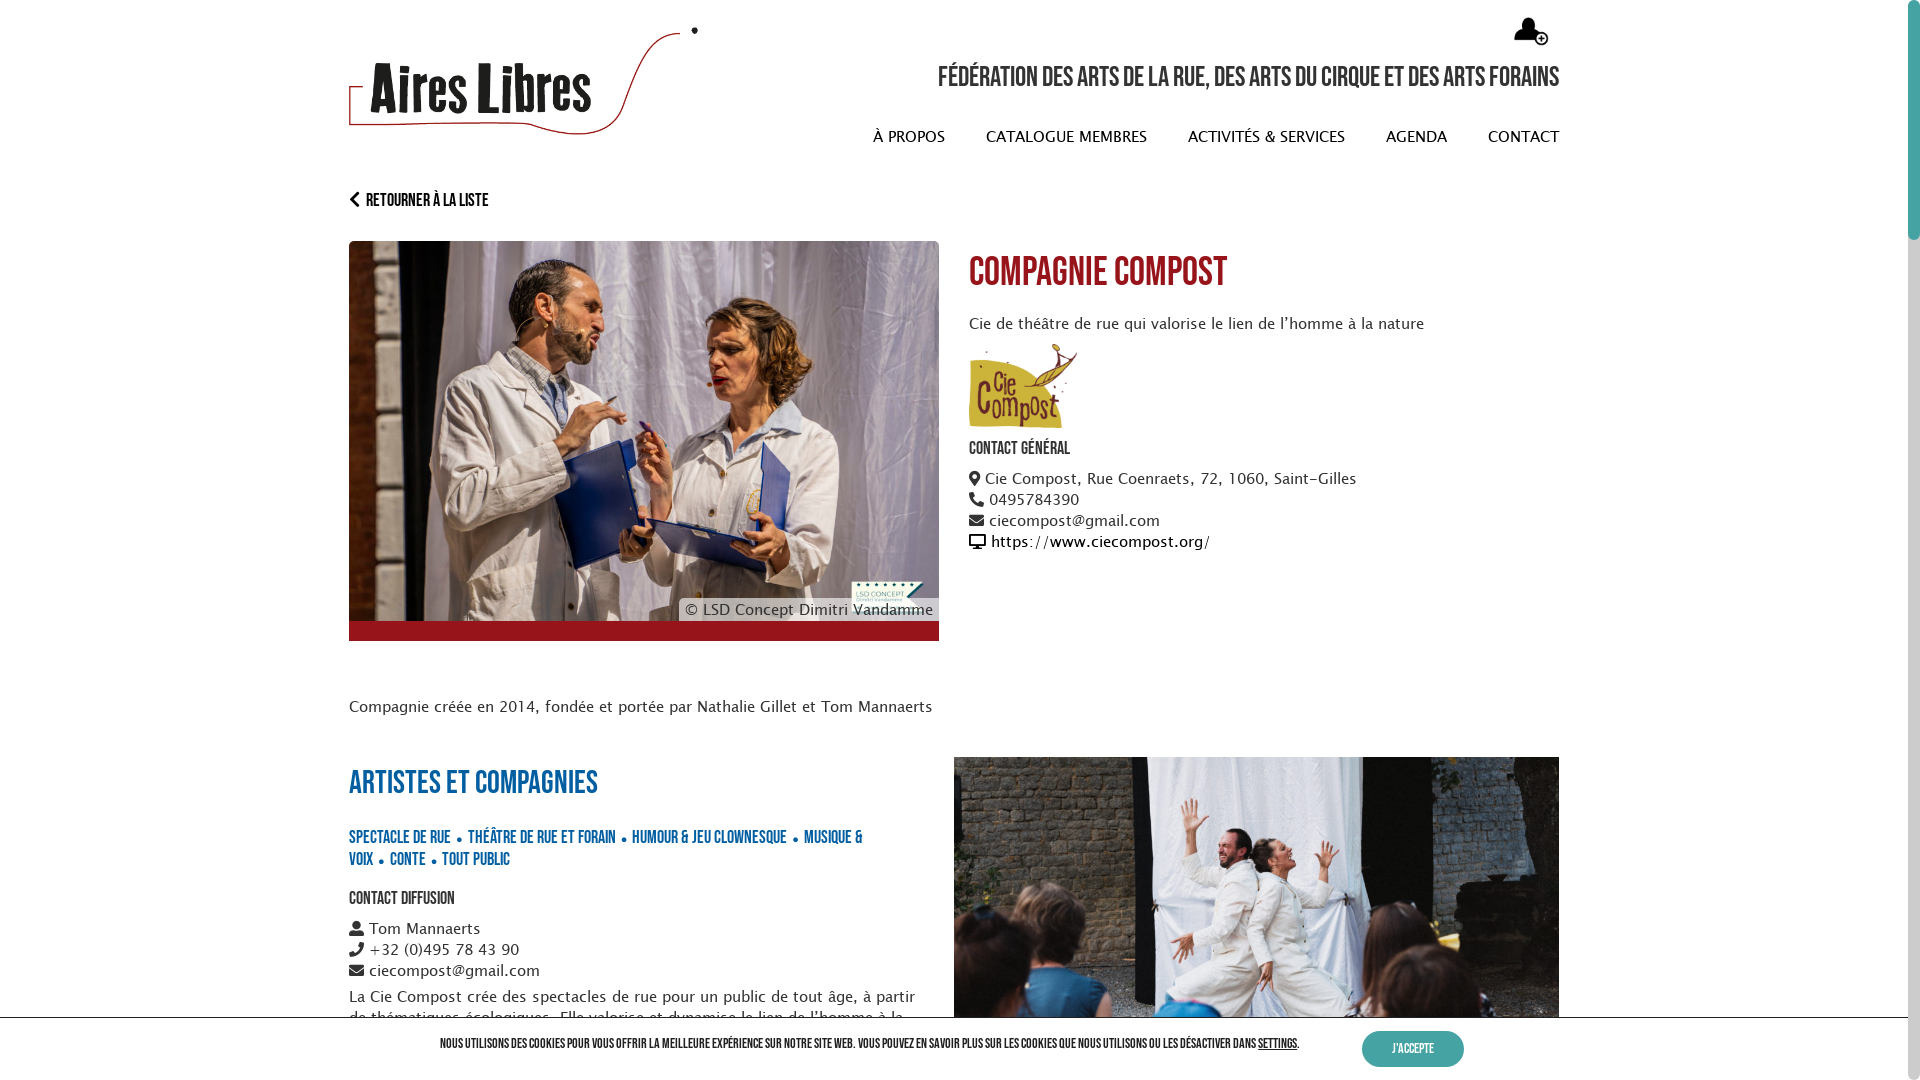 The width and height of the screenshot is (1920, 1080). Describe the element at coordinates (1373, 135) in the screenshot. I see `'AGENDA'` at that location.